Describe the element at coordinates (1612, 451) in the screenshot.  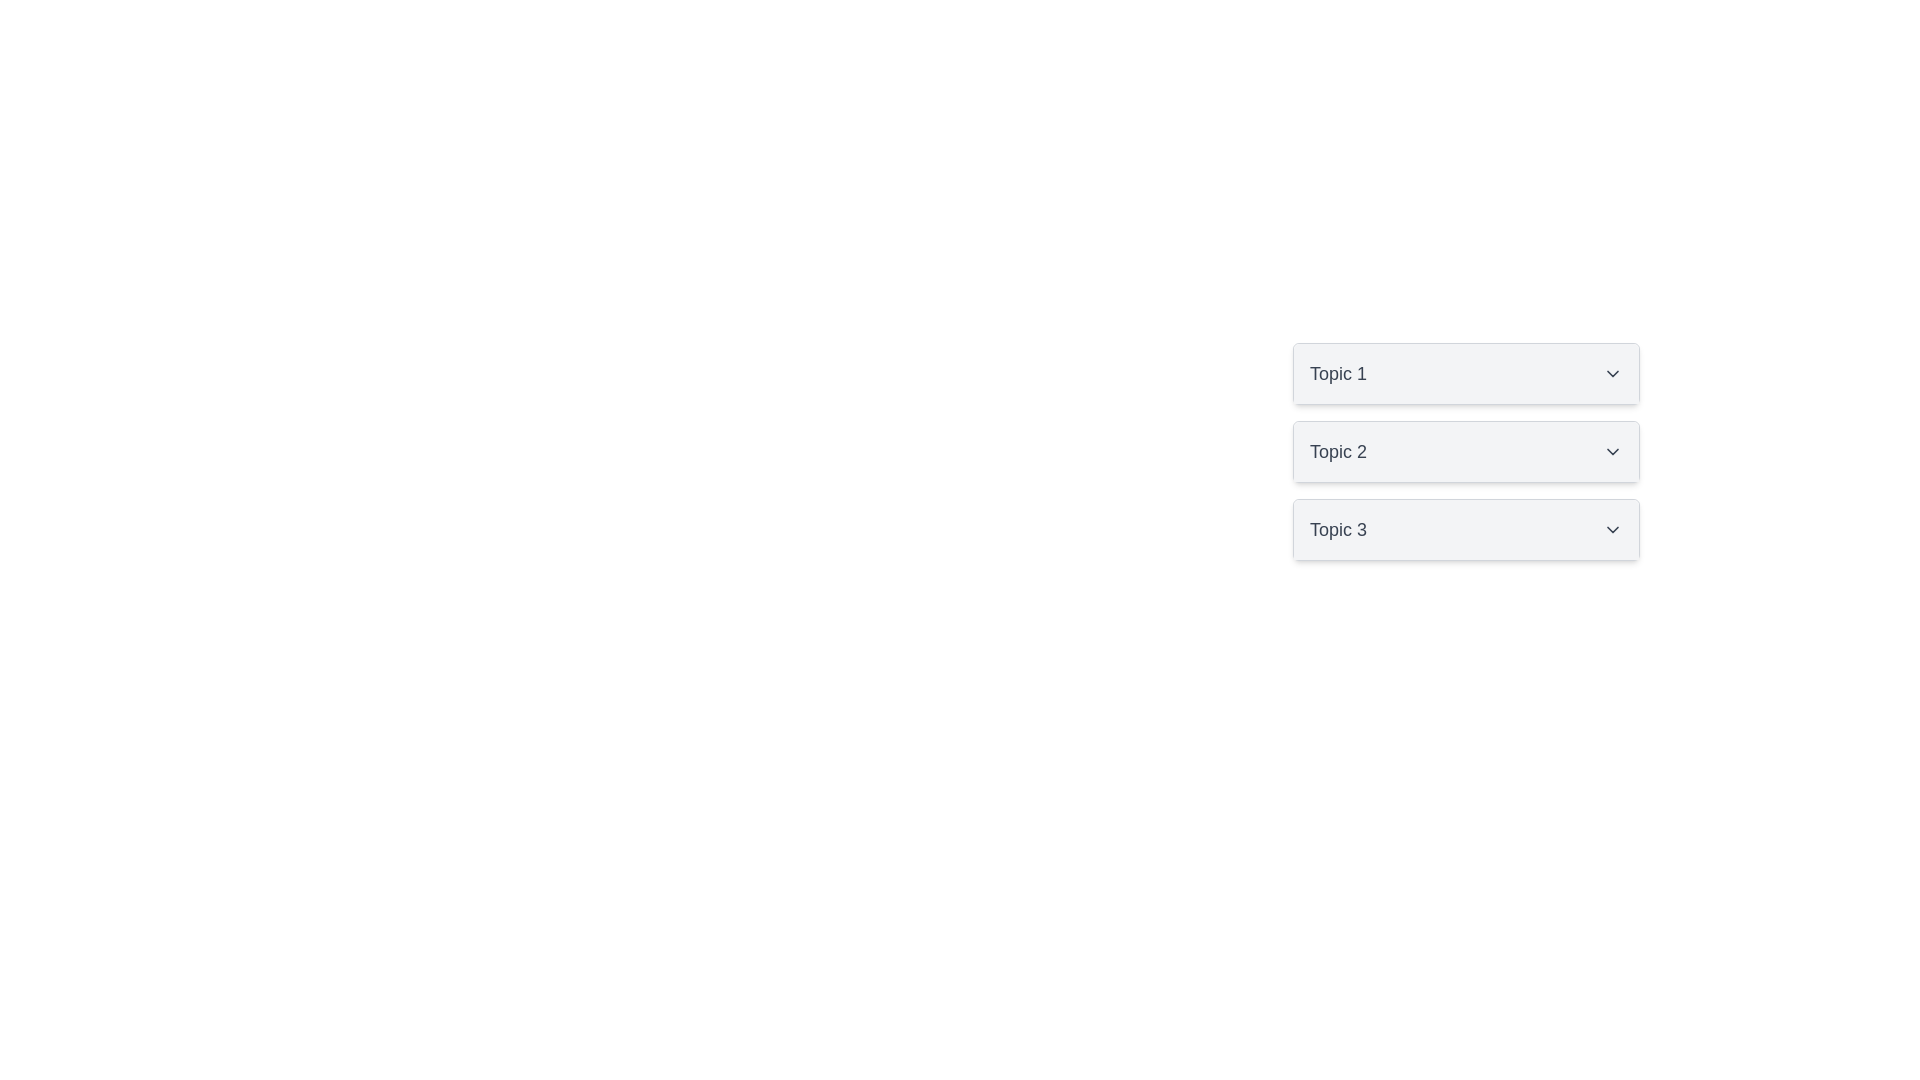
I see `the downward-facing chevron icon next to the text 'Topic 2' for visual feedback` at that location.